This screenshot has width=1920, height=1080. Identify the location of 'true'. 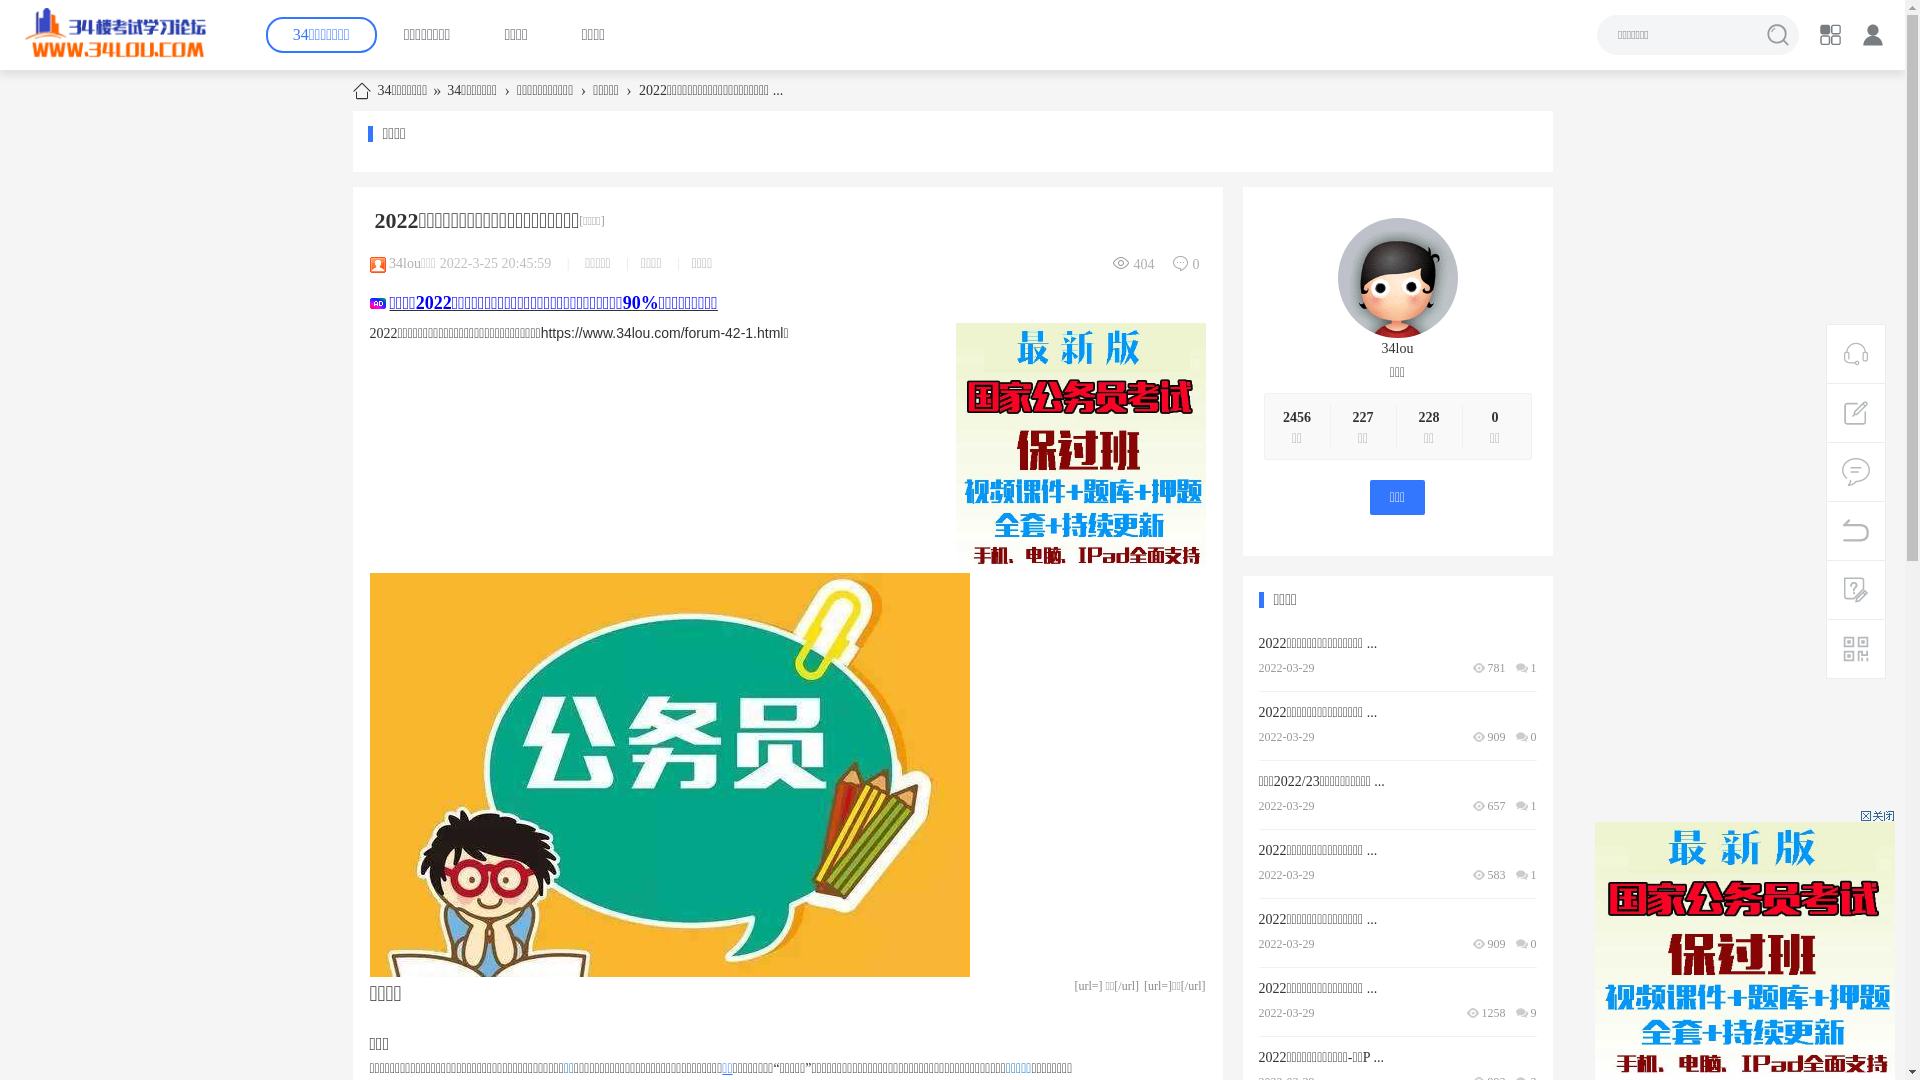
(1756, 34).